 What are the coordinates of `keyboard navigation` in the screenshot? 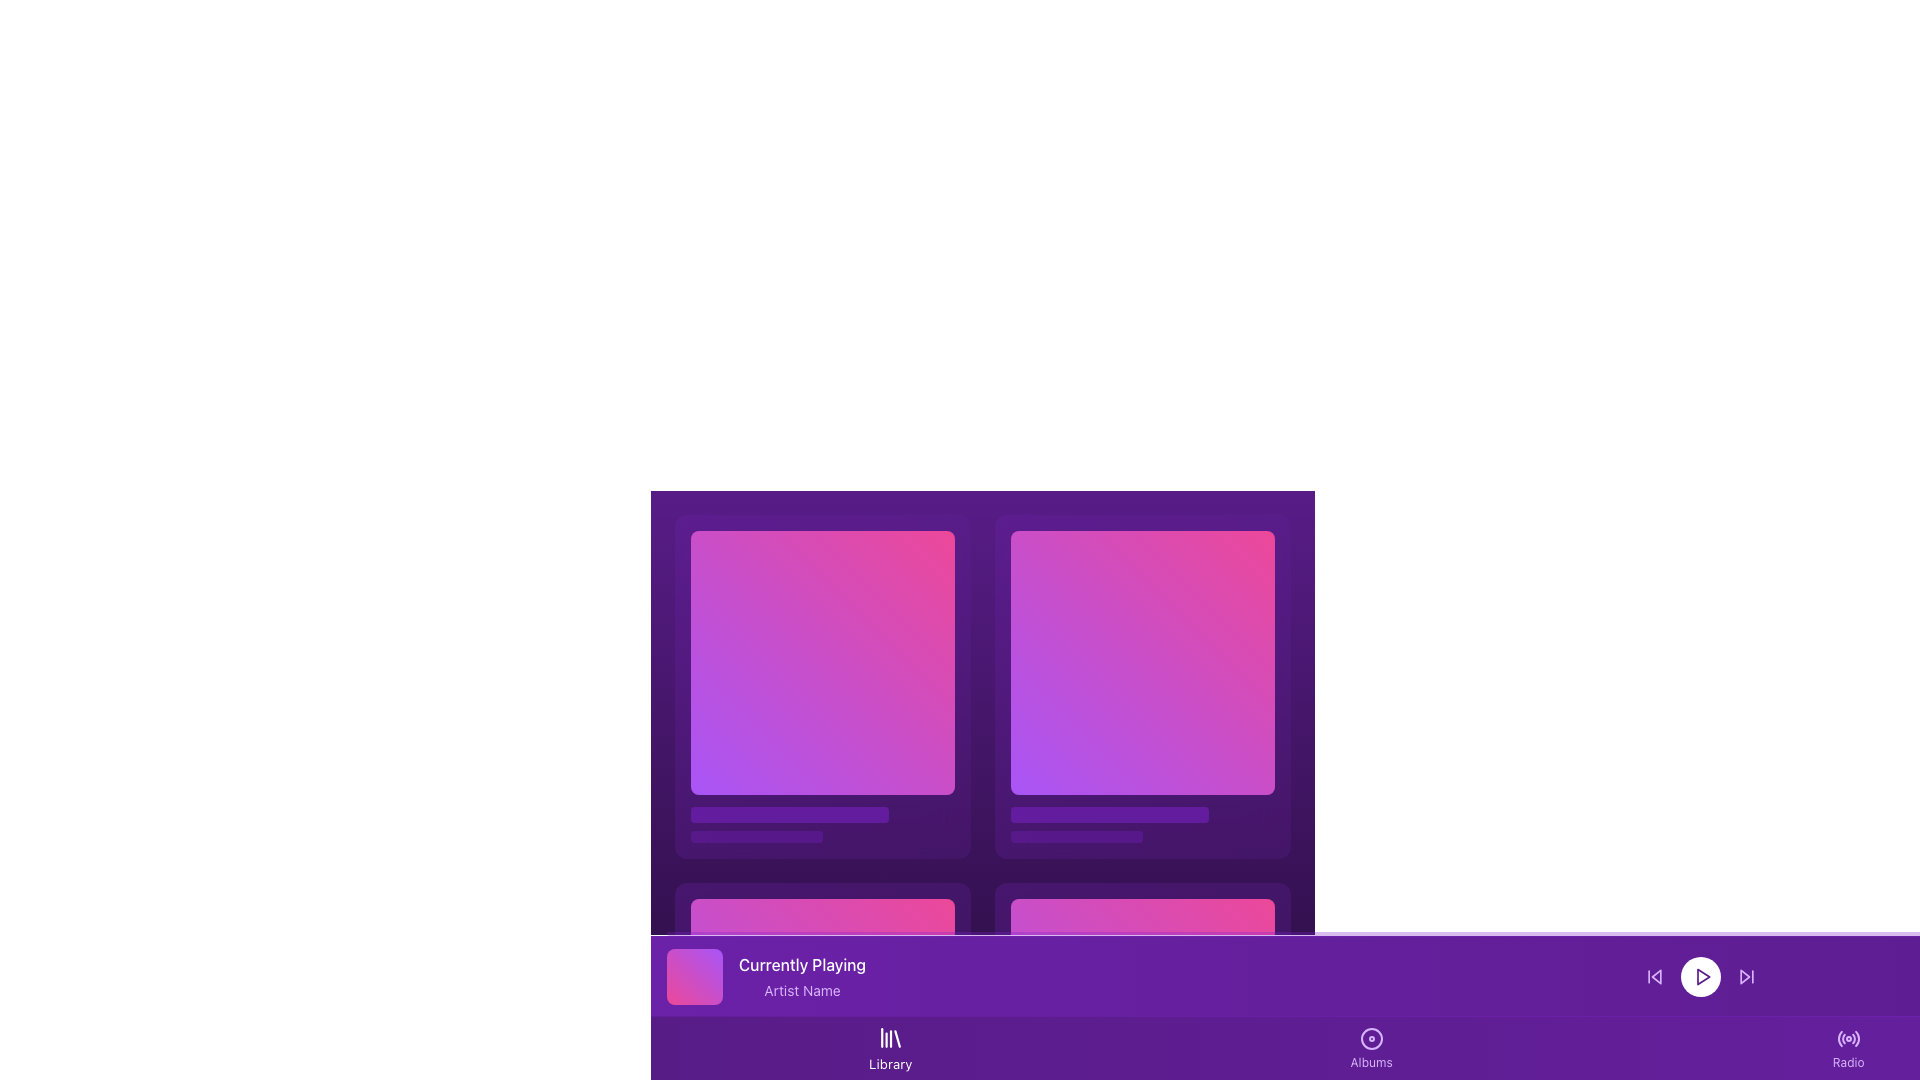 It's located at (889, 1047).